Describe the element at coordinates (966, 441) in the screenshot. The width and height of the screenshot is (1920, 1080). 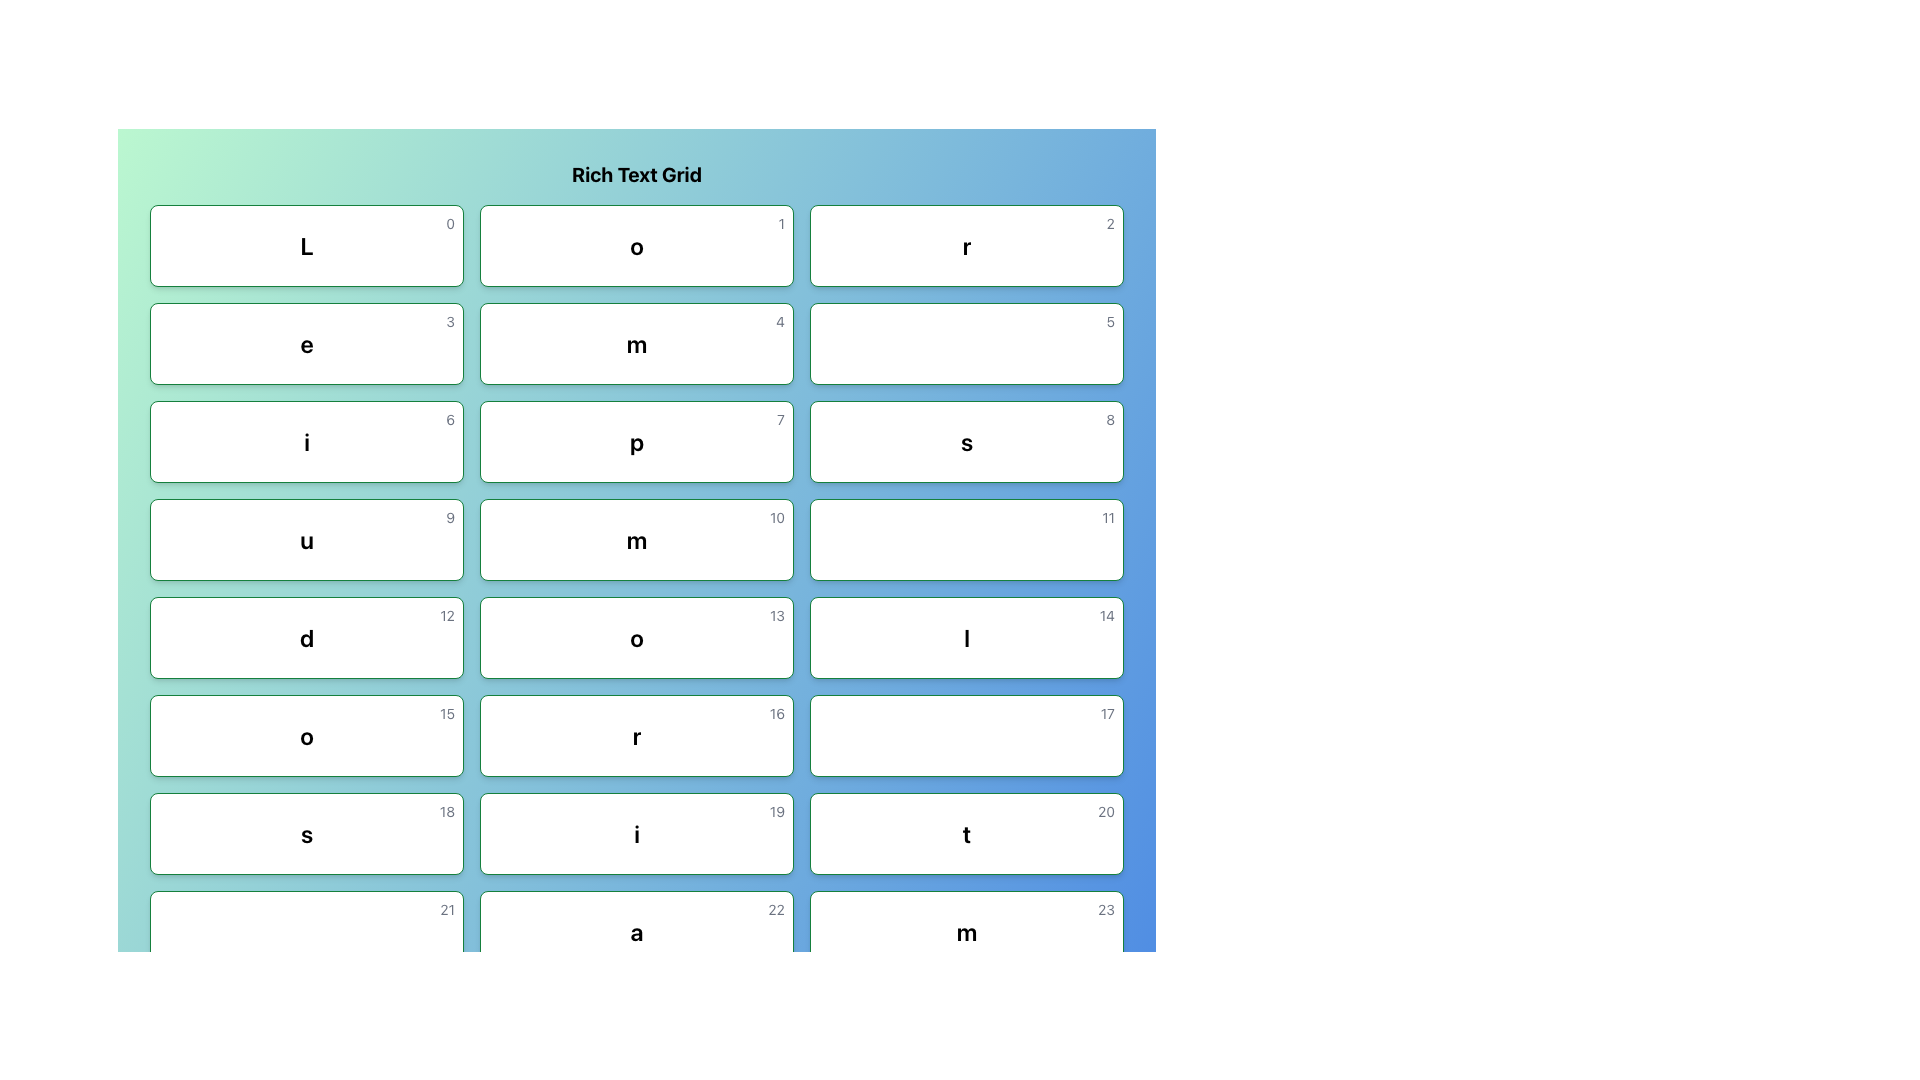
I see `the interactive card with a white background and green border, containing a bold letter 's' and a small number '8' in the top-right corner` at that location.